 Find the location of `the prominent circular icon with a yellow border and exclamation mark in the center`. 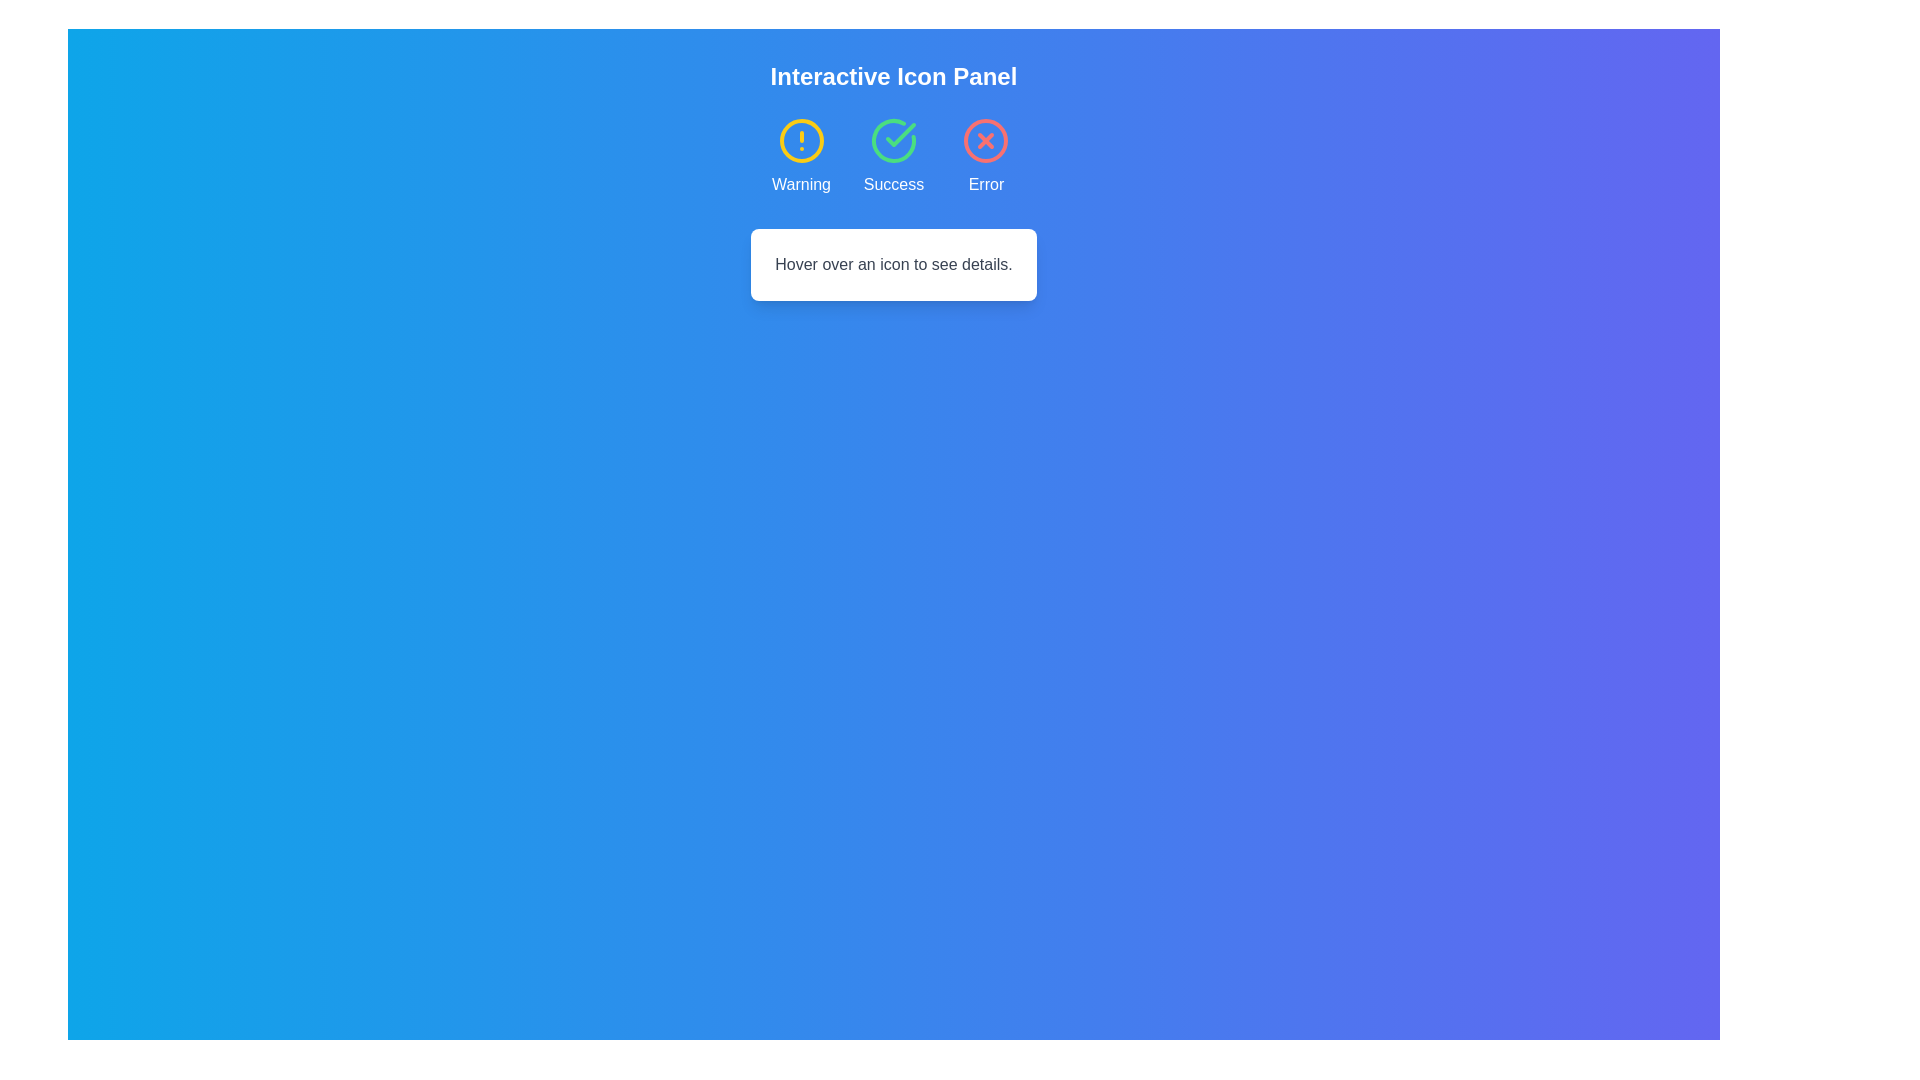

the prominent circular icon with a yellow border and exclamation mark in the center is located at coordinates (801, 140).